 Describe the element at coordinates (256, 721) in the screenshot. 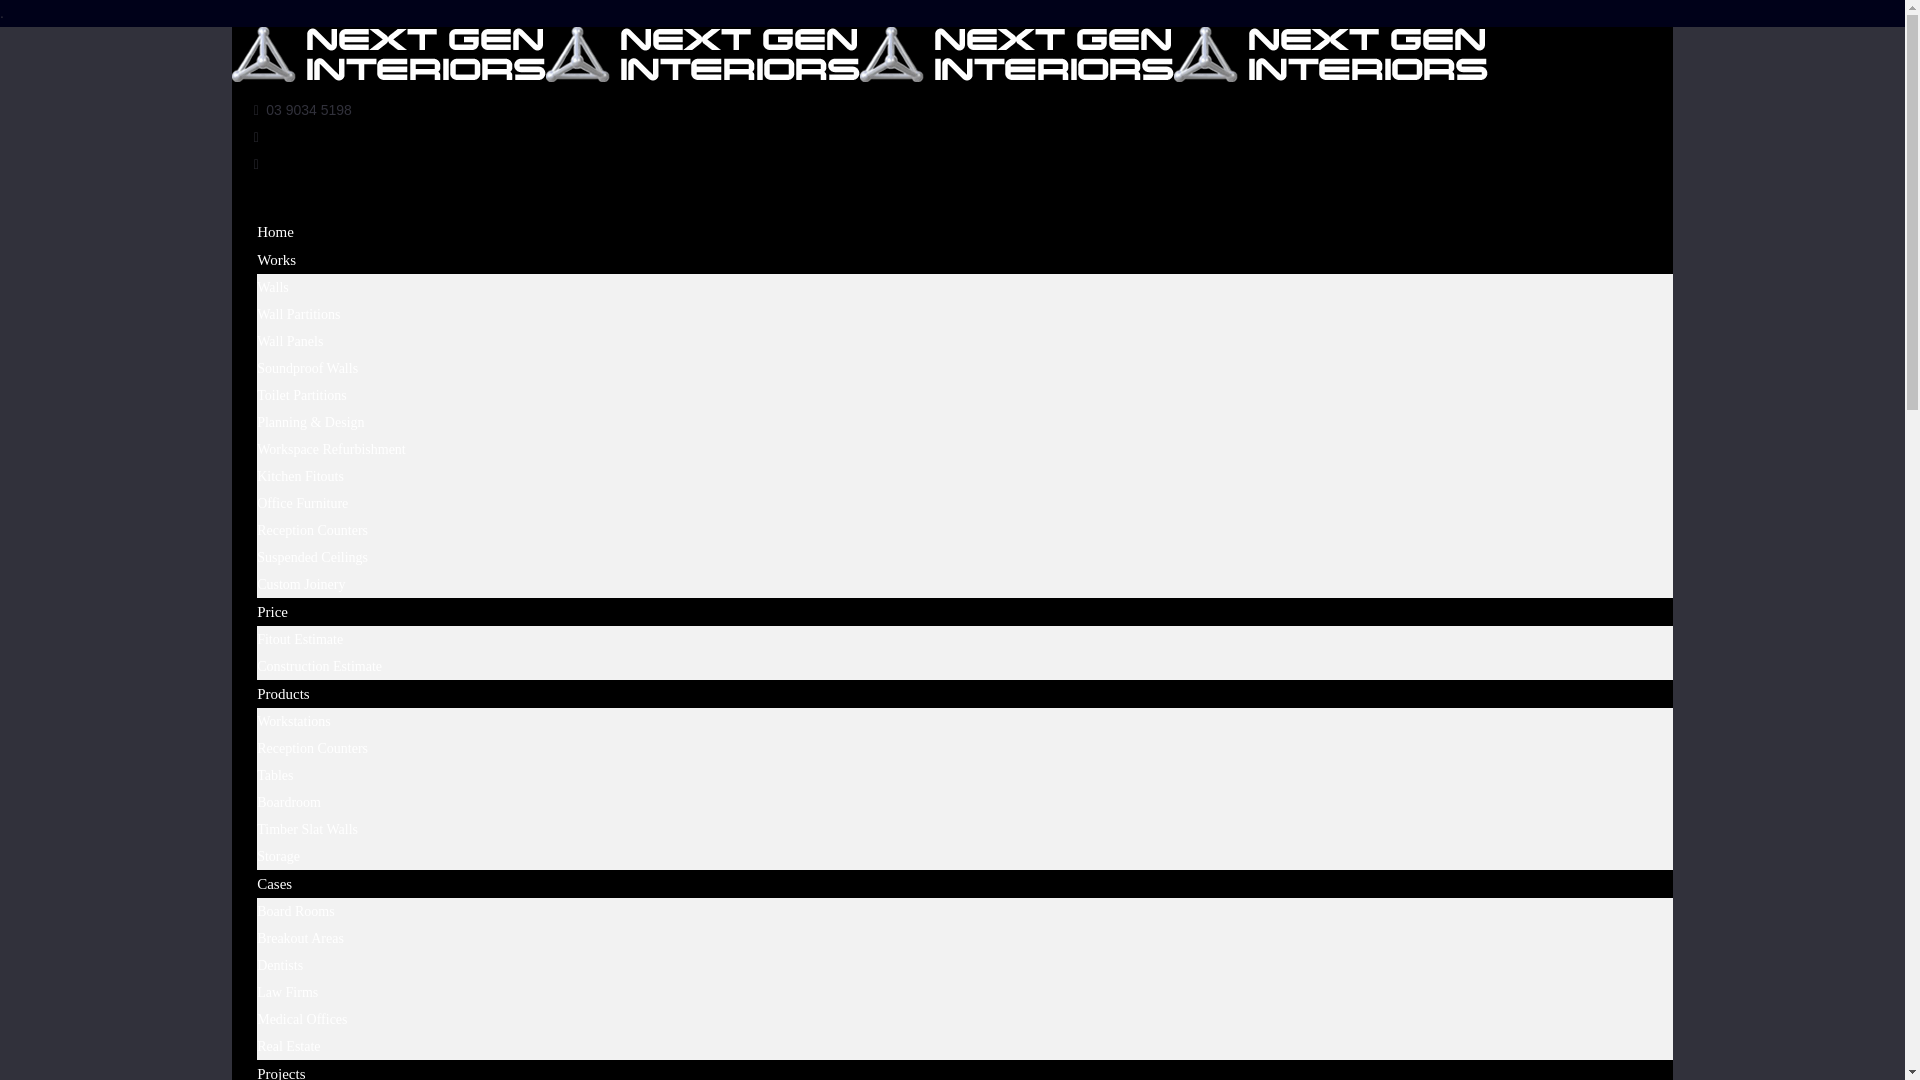

I see `'Workstations'` at that location.